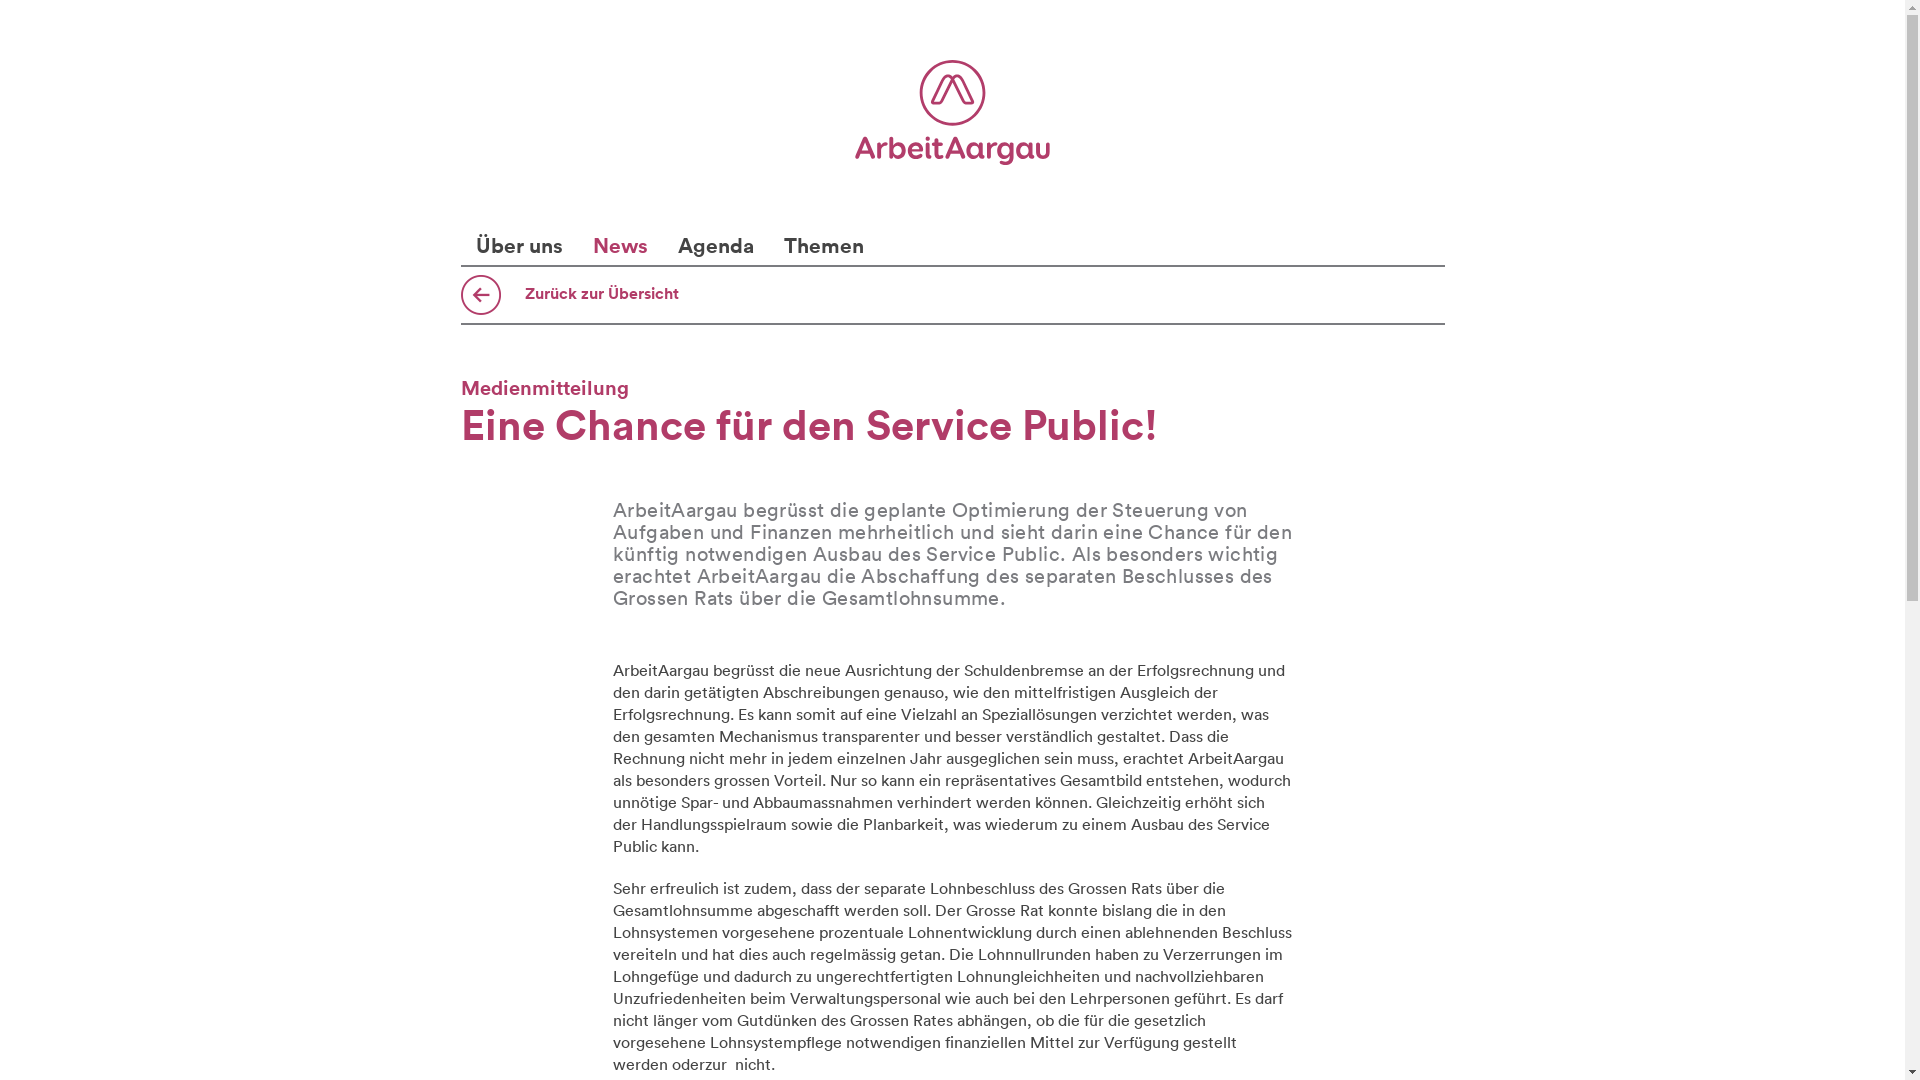 The width and height of the screenshot is (1920, 1080). I want to click on 'News', so click(619, 244).